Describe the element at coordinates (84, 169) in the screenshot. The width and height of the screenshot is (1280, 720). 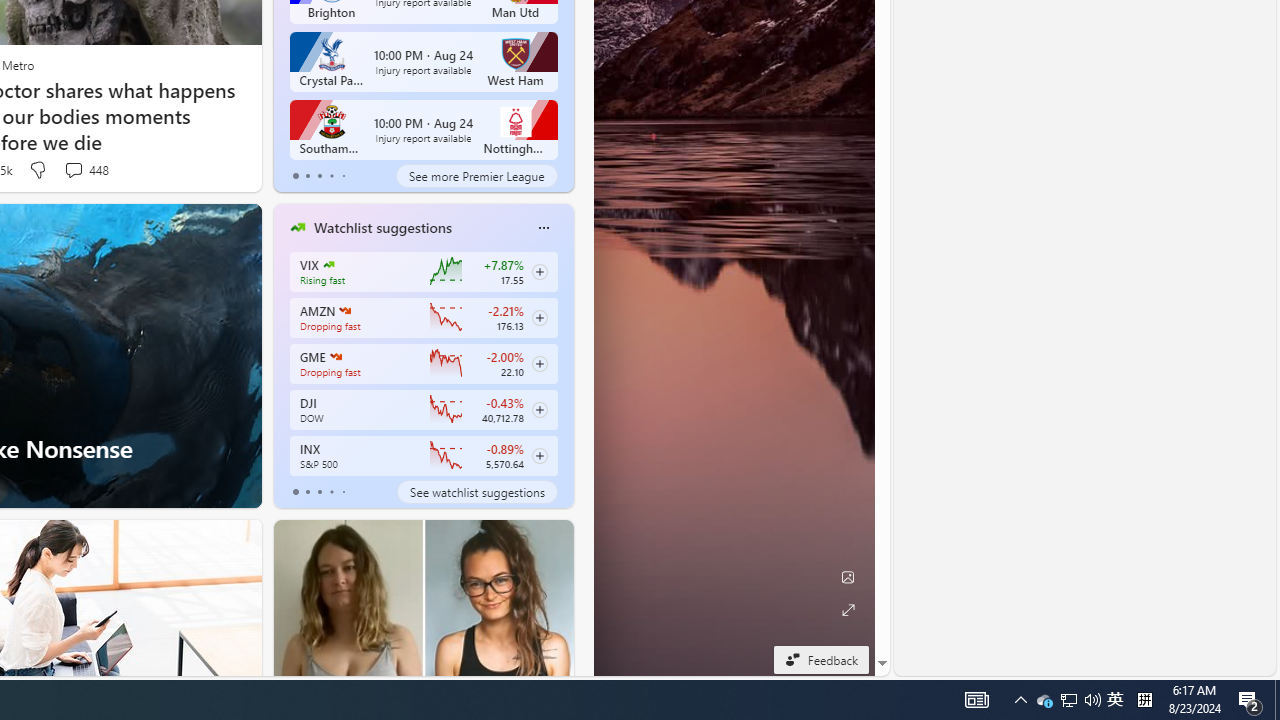
I see `'View comments 448 Comment'` at that location.